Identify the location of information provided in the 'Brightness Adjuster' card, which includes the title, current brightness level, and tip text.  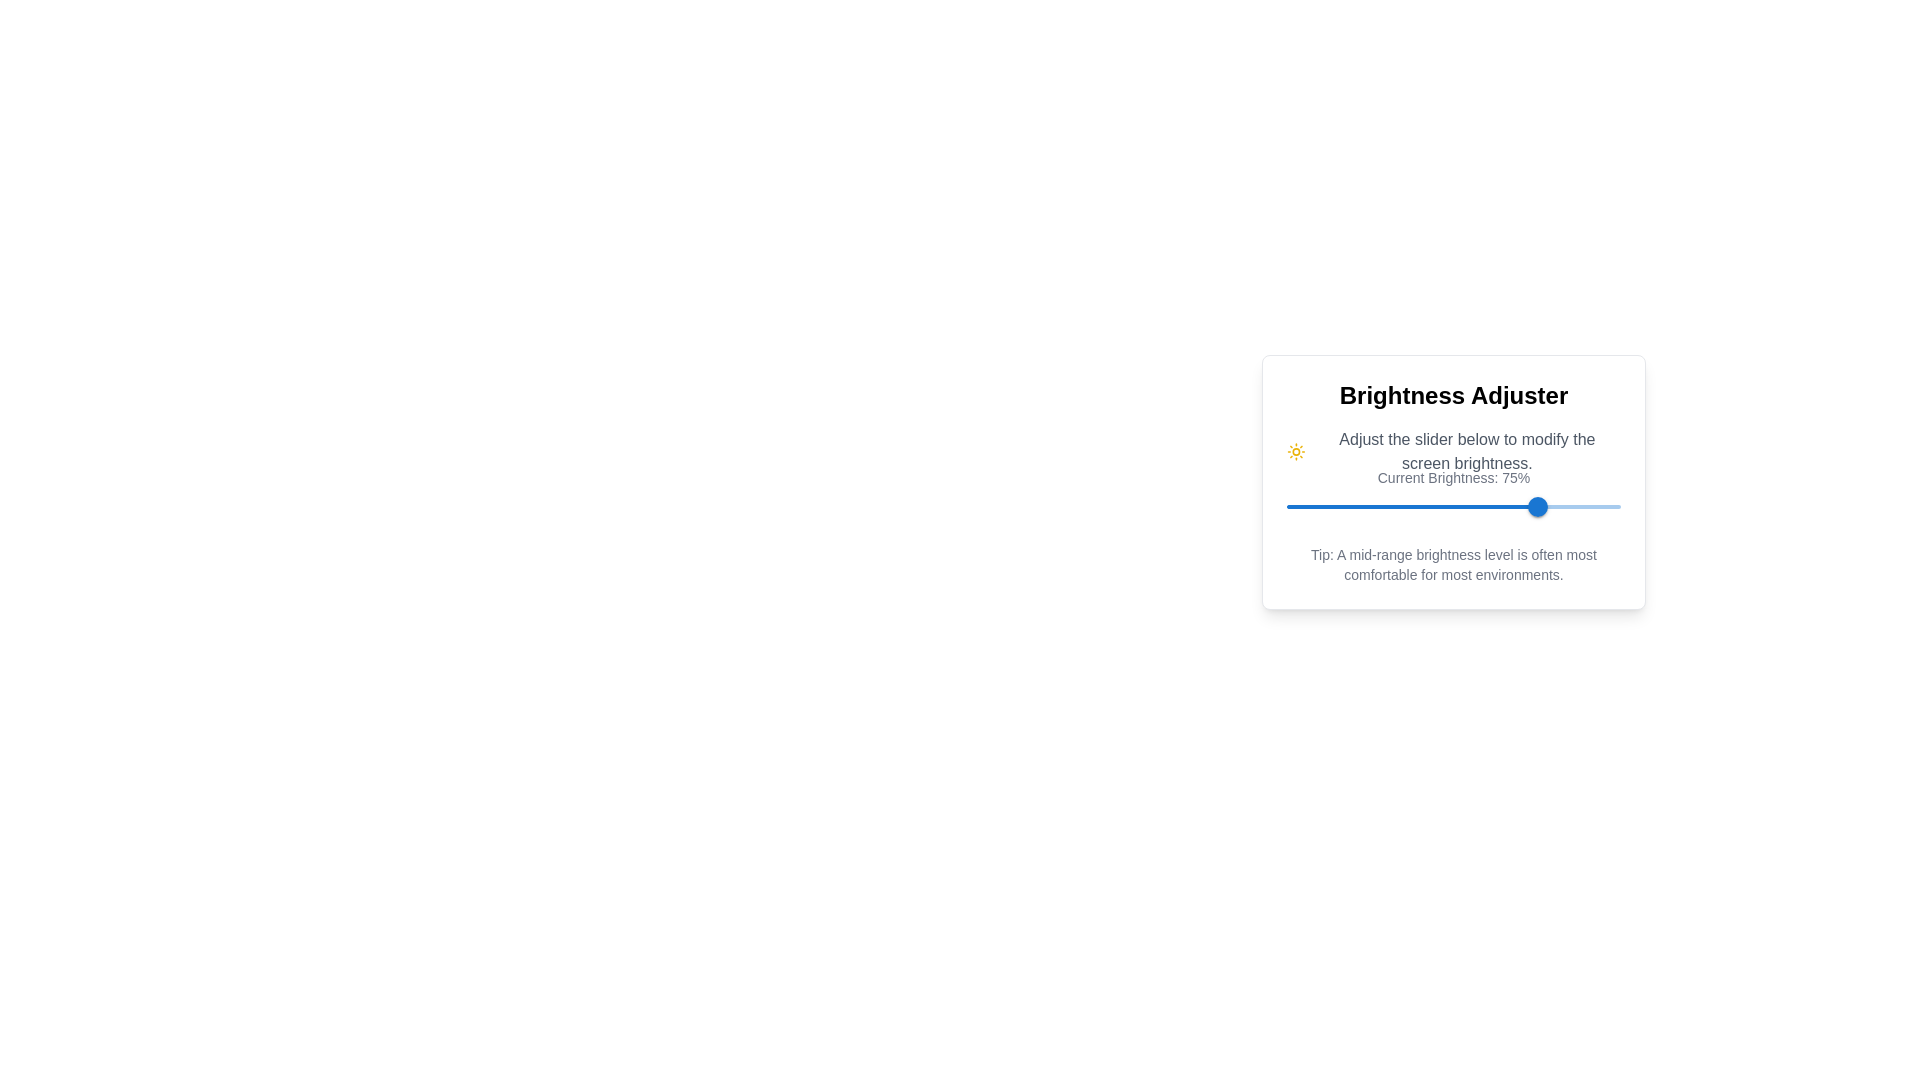
(1454, 482).